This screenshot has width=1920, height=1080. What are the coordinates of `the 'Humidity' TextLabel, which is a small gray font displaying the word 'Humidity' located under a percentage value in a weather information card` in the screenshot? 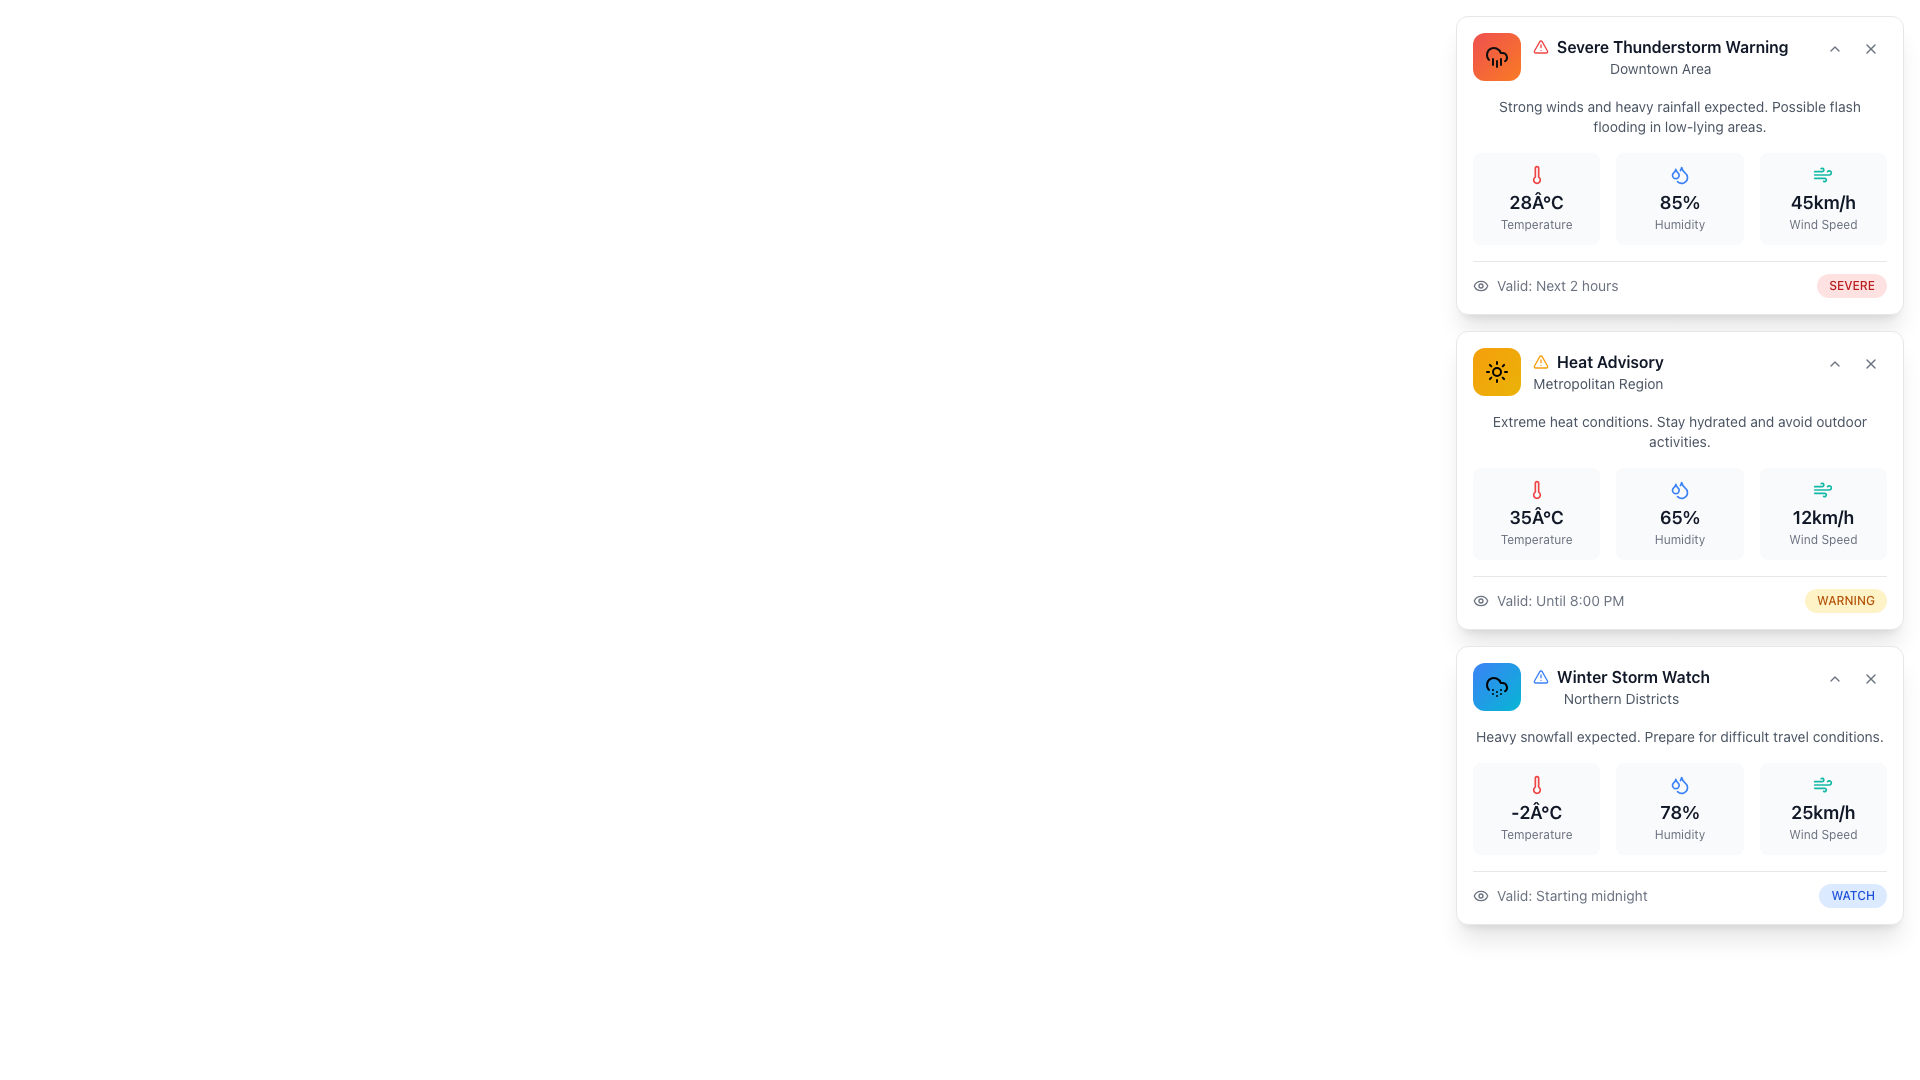 It's located at (1680, 540).